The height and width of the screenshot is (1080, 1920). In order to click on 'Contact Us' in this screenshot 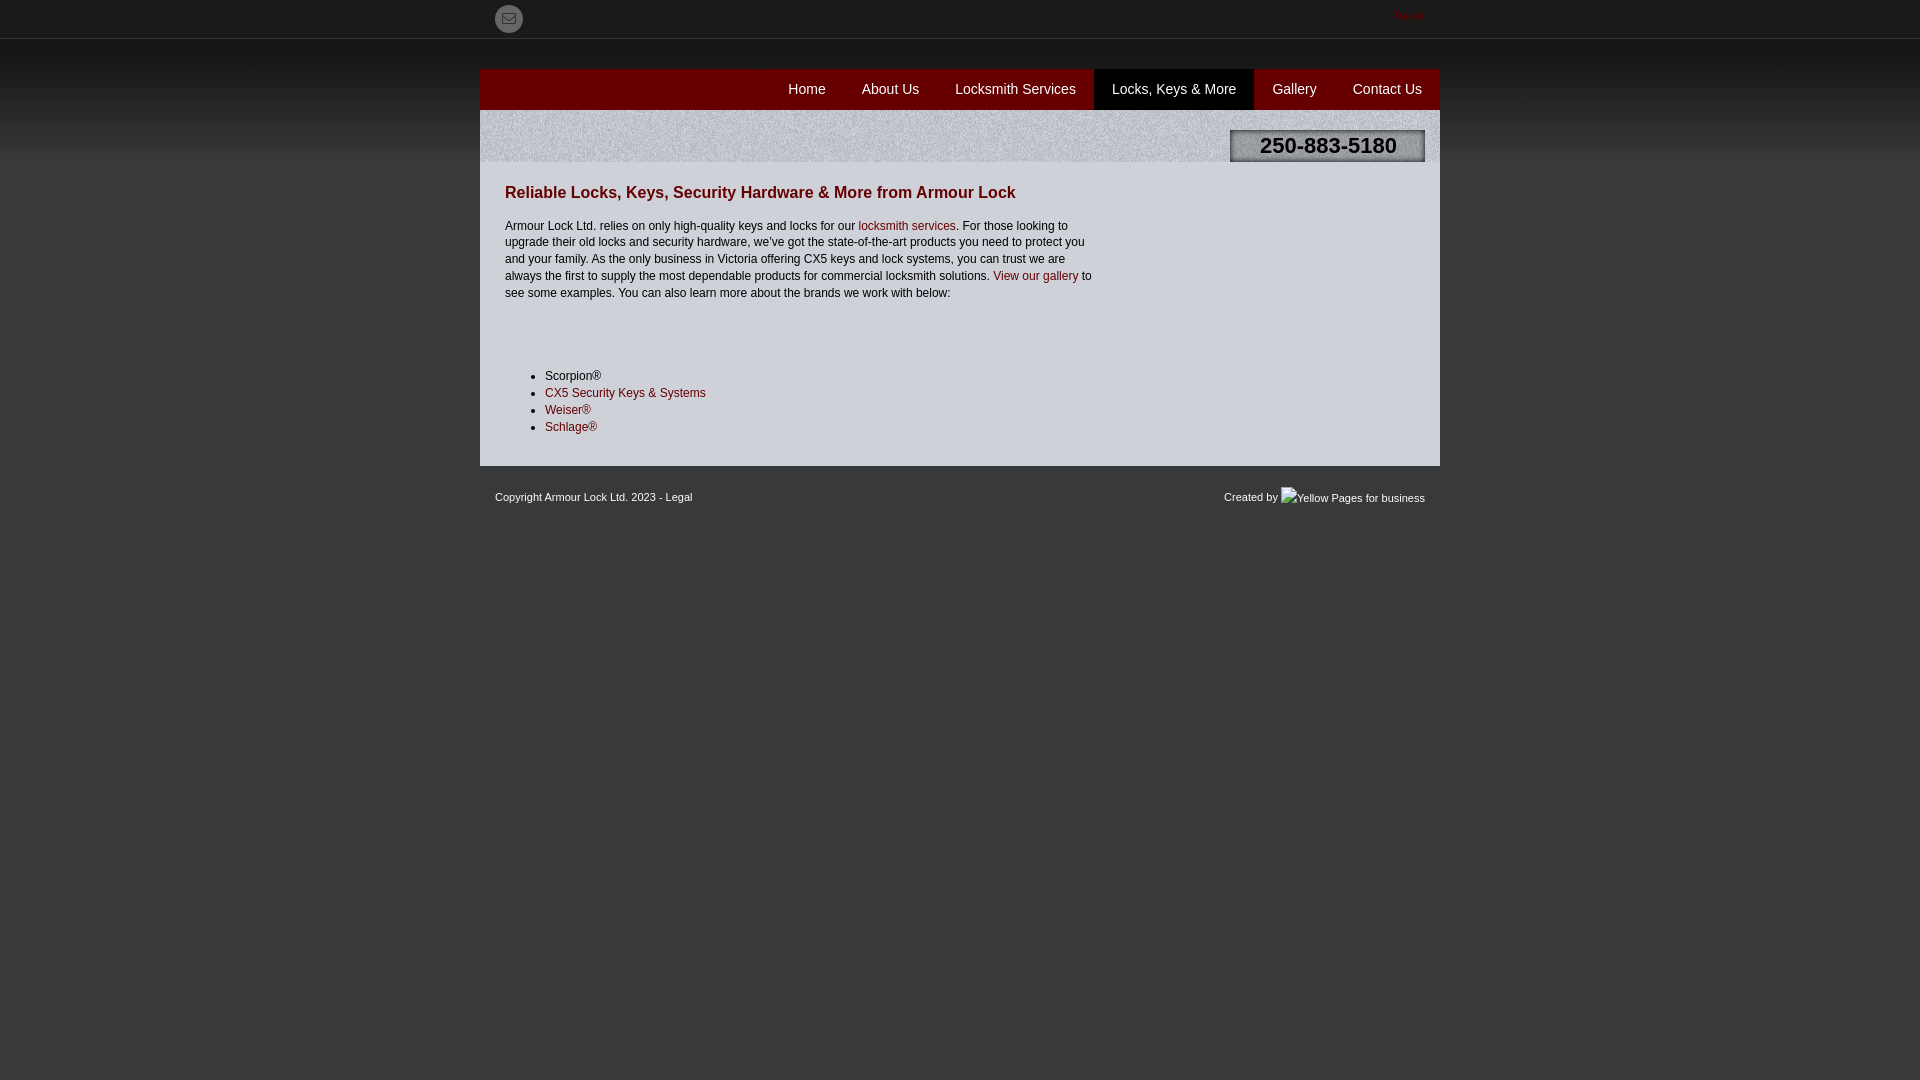, I will do `click(1386, 88)`.